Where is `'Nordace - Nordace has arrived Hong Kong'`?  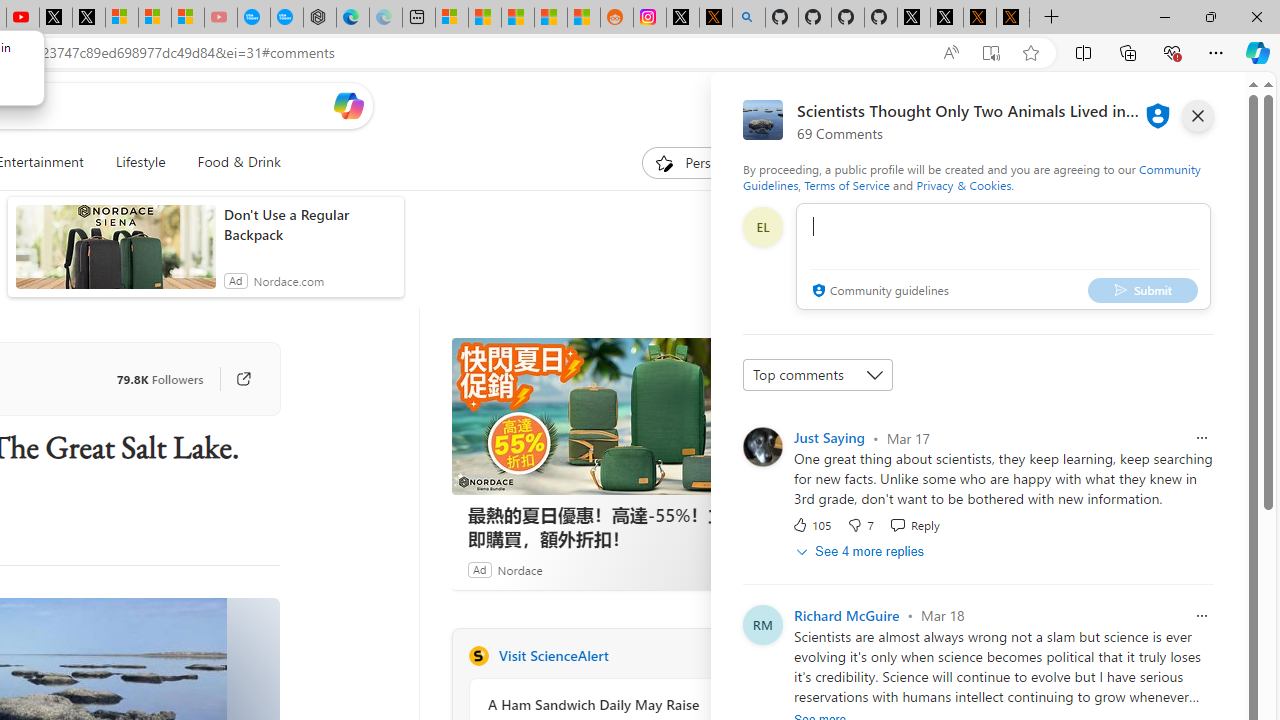 'Nordace - Nordace has arrived Hong Kong' is located at coordinates (320, 17).